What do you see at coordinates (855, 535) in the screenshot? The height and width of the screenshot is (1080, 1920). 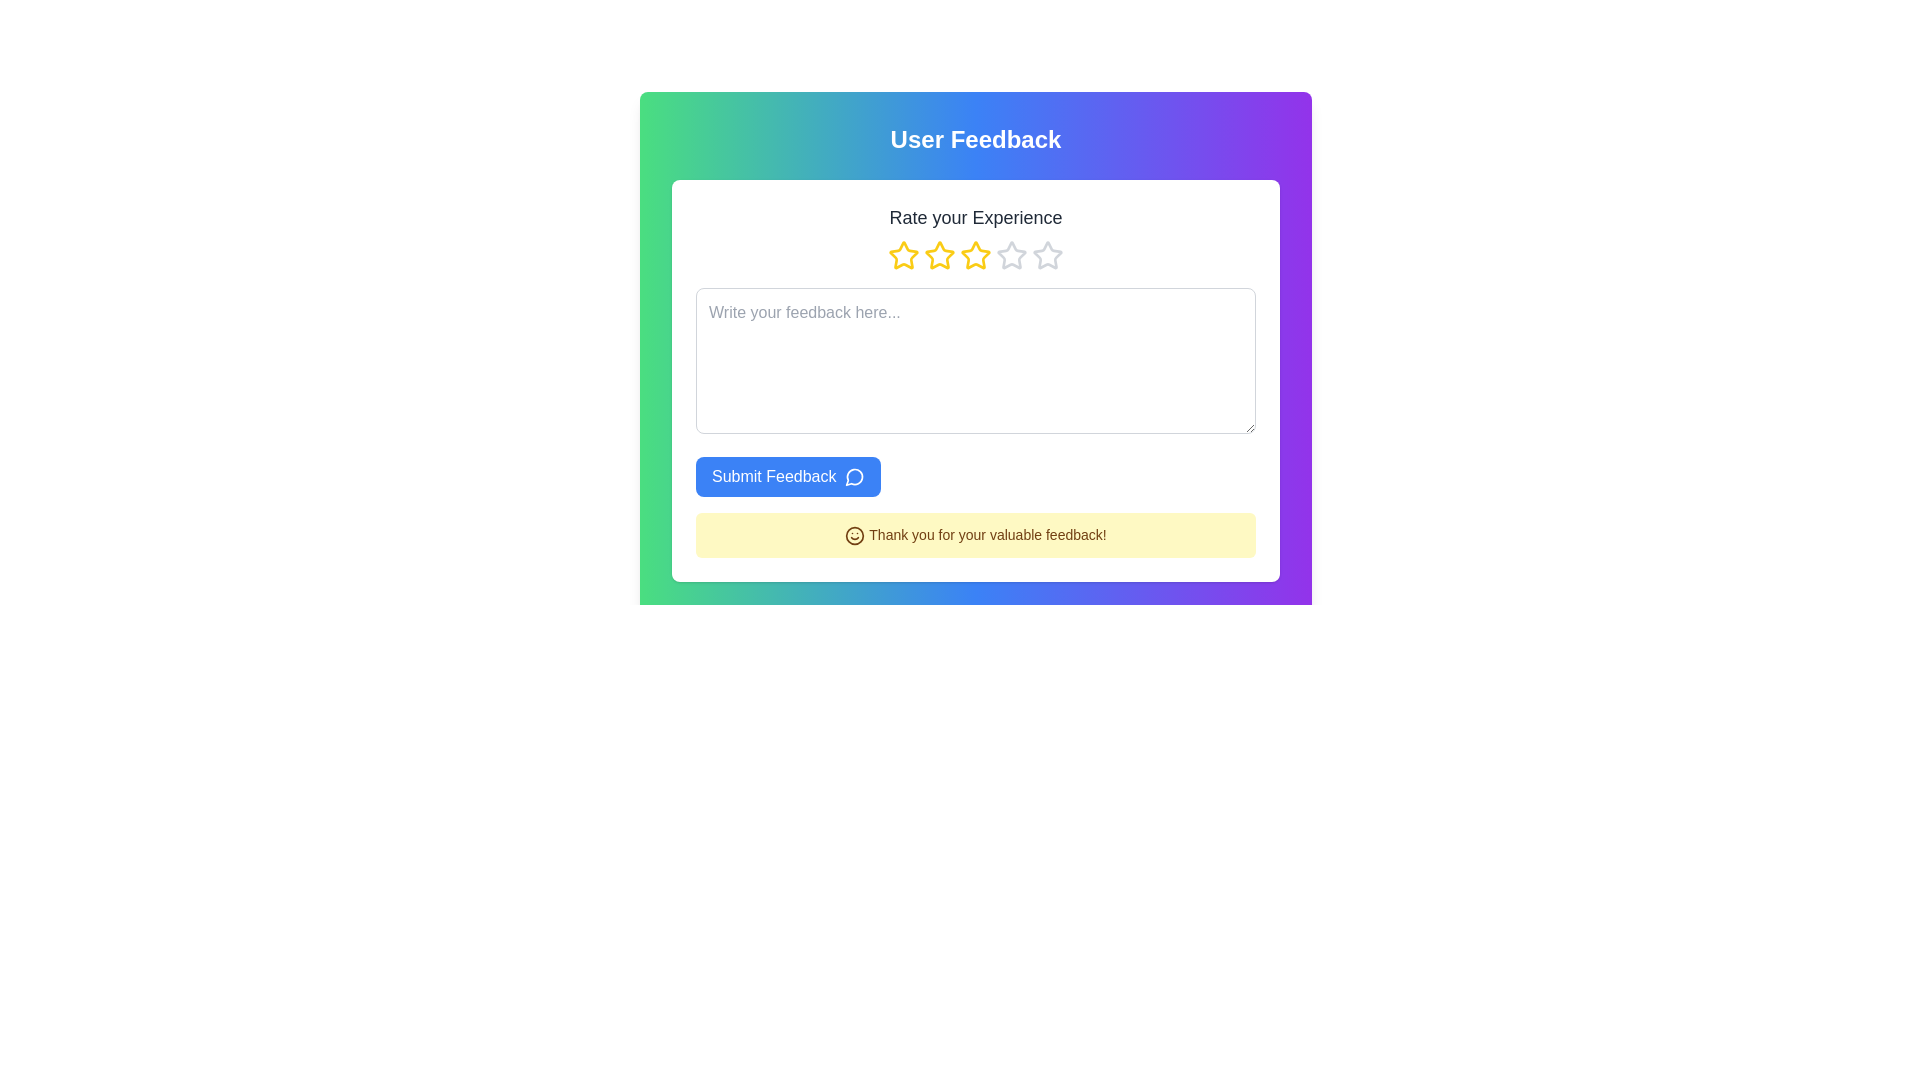 I see `the positive sentiment icon located within the yellow feedback message box that says 'Thank you for your valuable feedback!'` at bounding box center [855, 535].